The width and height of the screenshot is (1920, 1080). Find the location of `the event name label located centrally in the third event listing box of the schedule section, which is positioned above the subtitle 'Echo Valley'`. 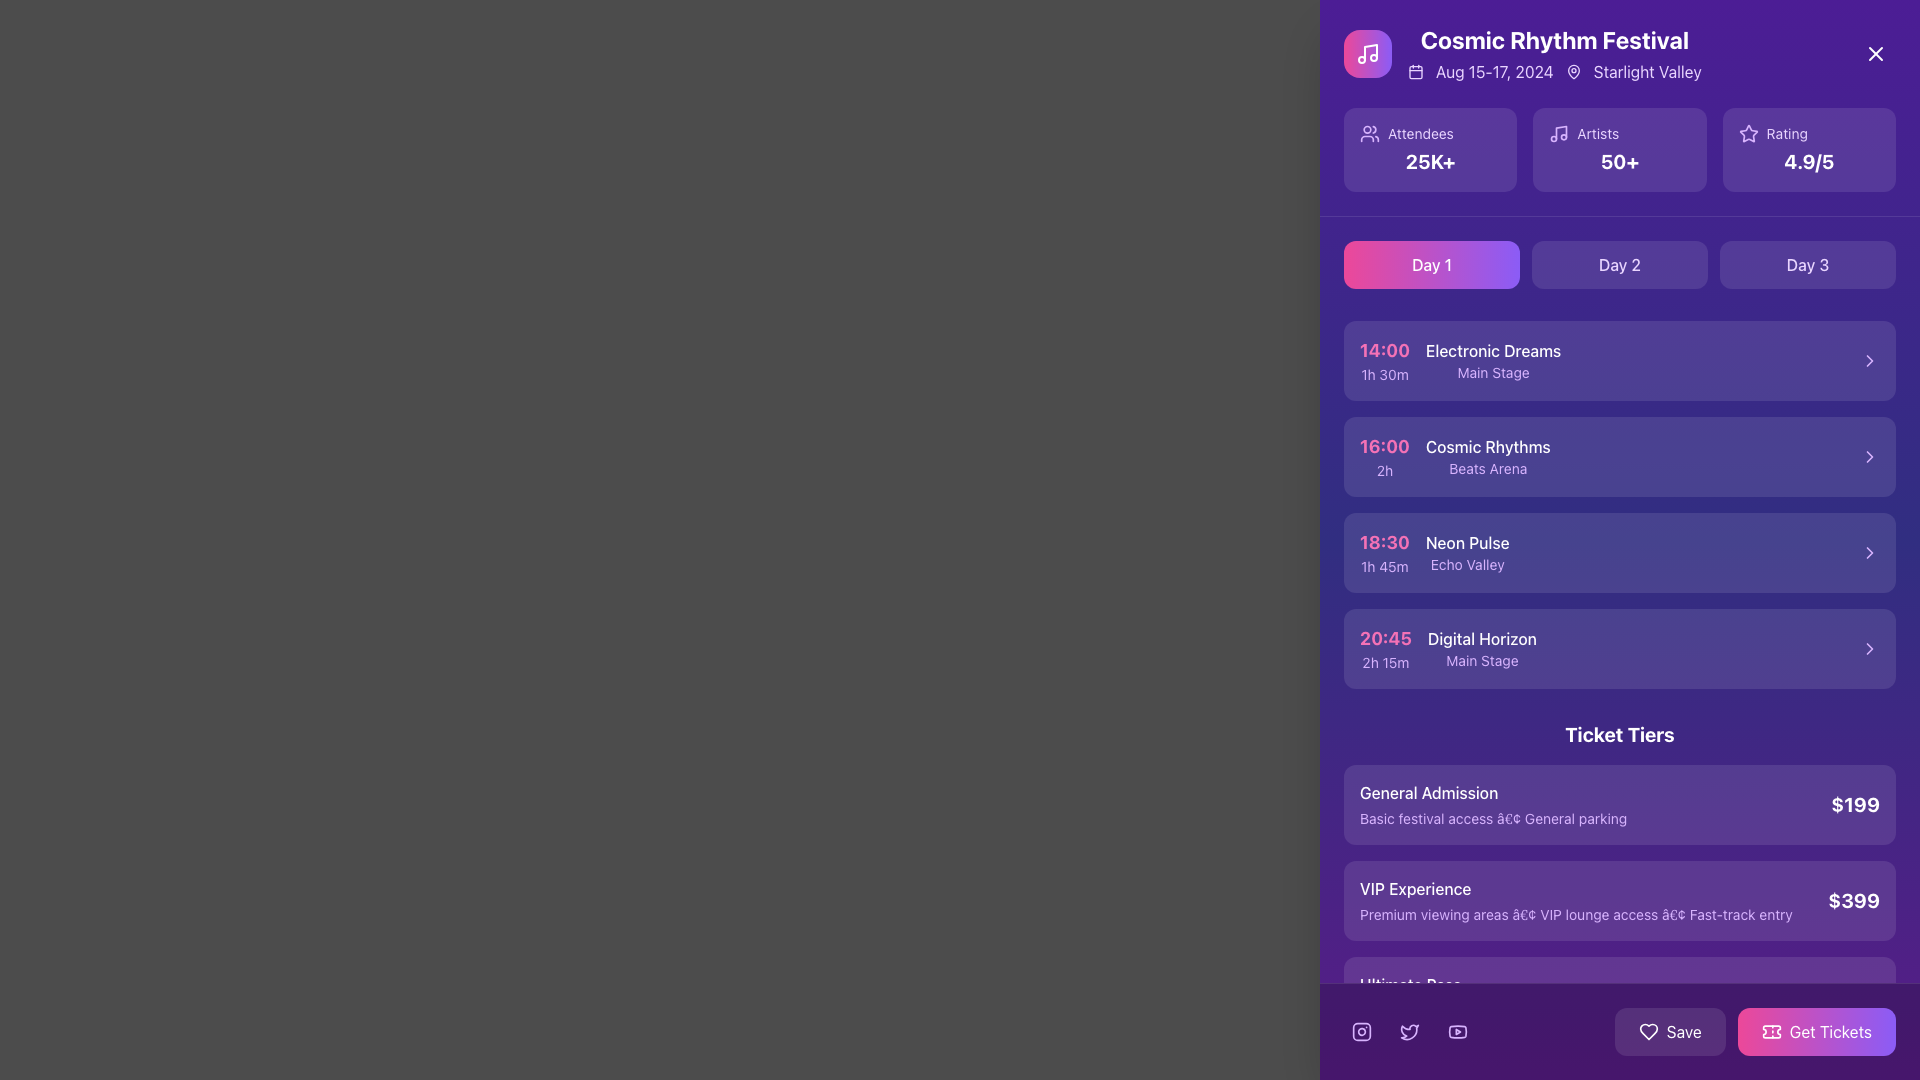

the event name label located centrally in the third event listing box of the schedule section, which is positioned above the subtitle 'Echo Valley' is located at coordinates (1467, 543).